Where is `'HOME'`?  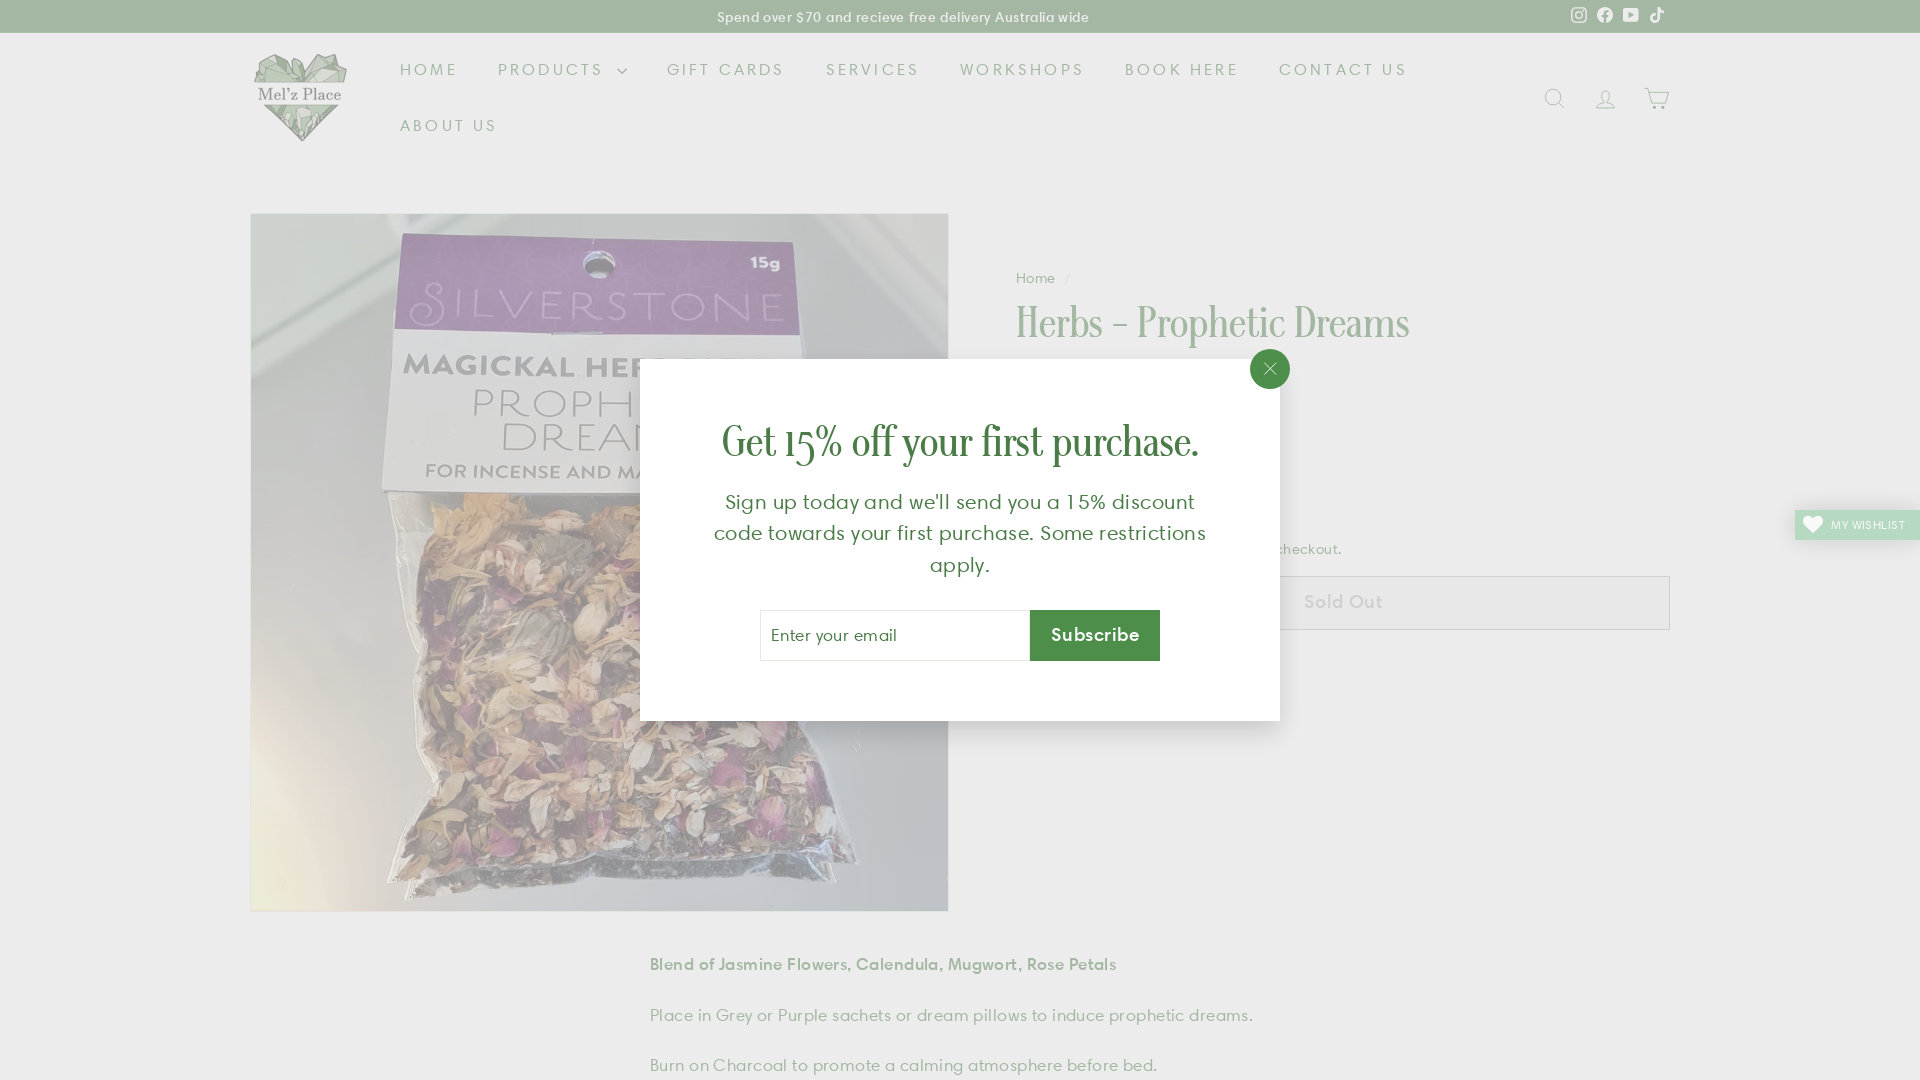 'HOME' is located at coordinates (427, 68).